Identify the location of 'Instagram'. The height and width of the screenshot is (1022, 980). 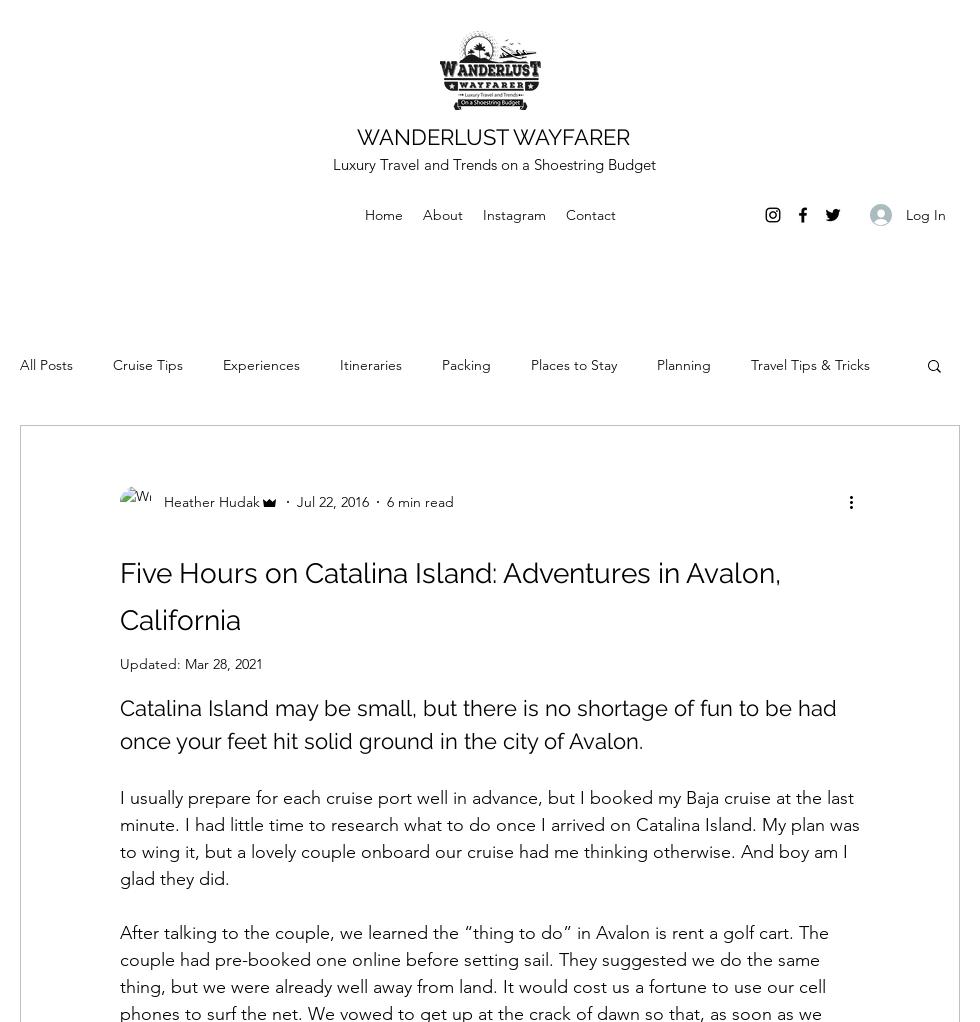
(513, 215).